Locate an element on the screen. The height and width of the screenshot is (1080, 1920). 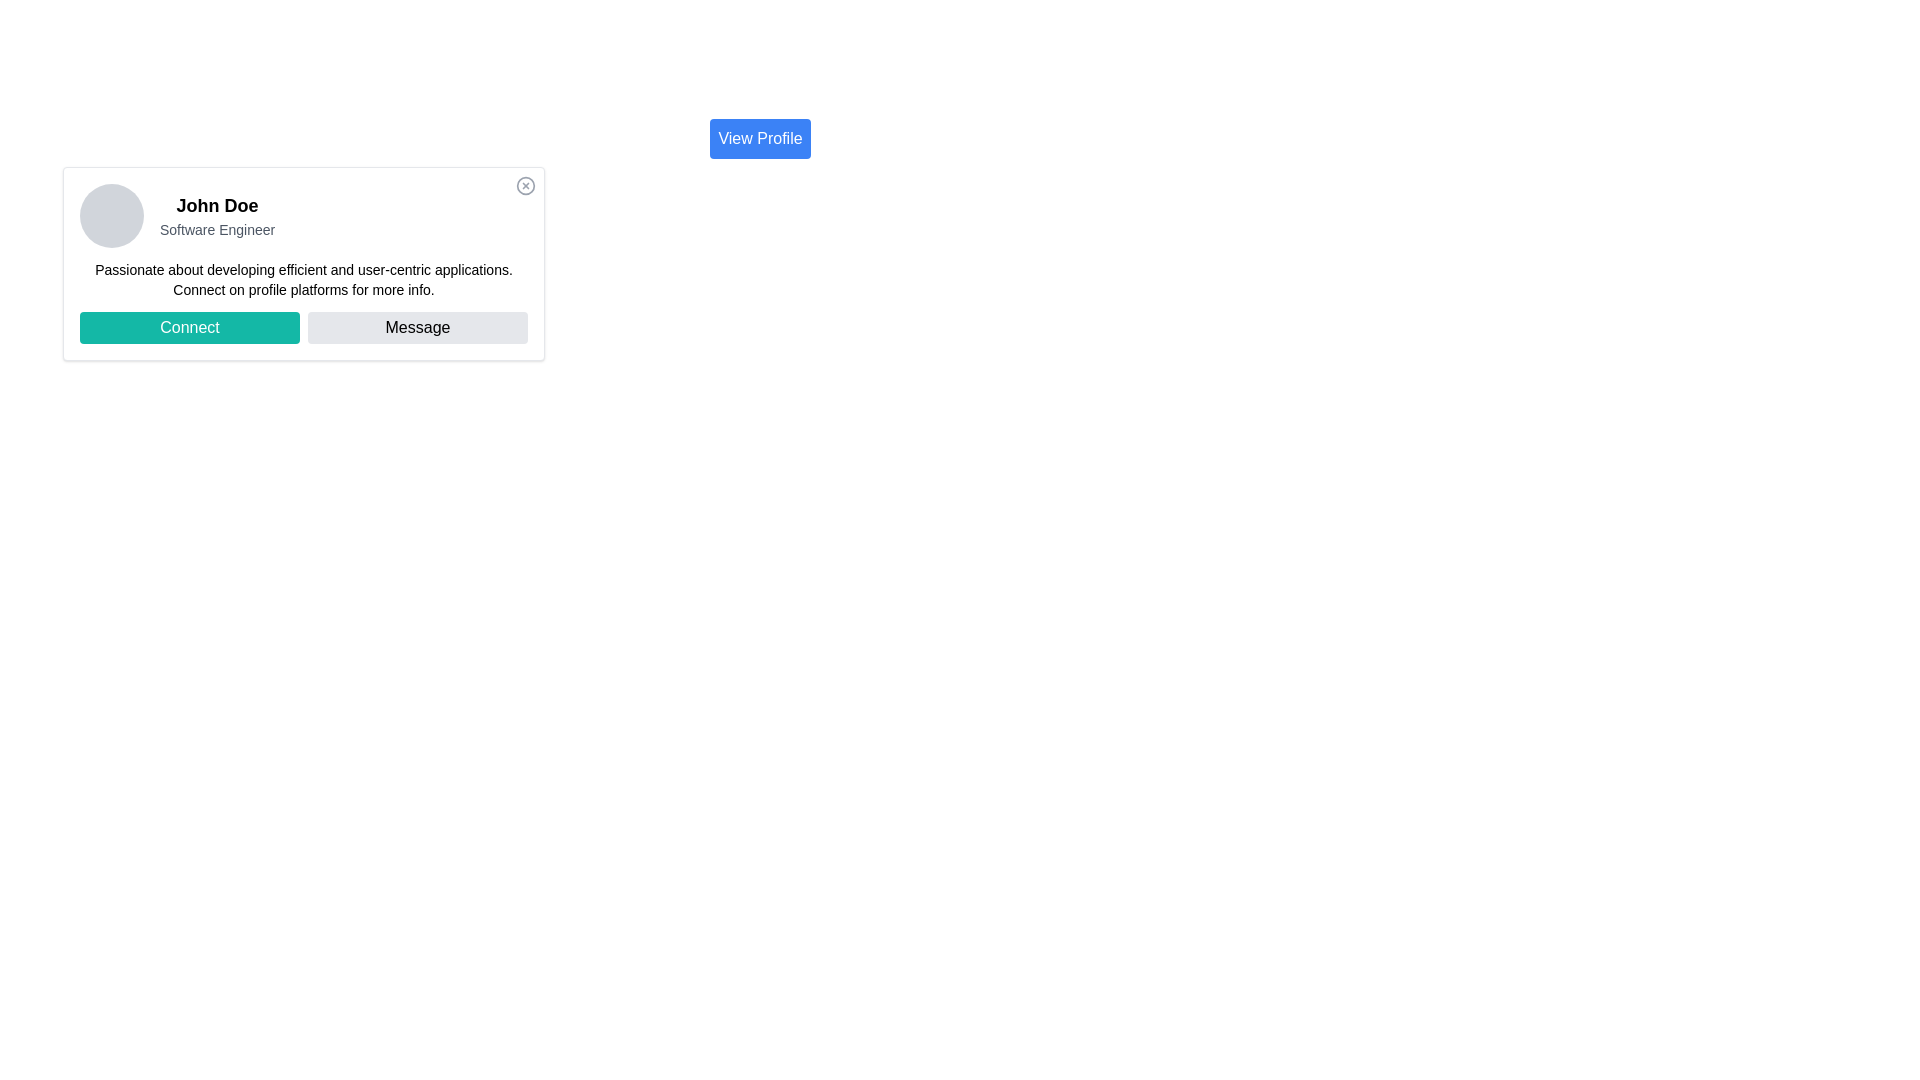
text label displaying 'Software Engineer' in gray font located below 'John Doe' in the profile card is located at coordinates (217, 229).